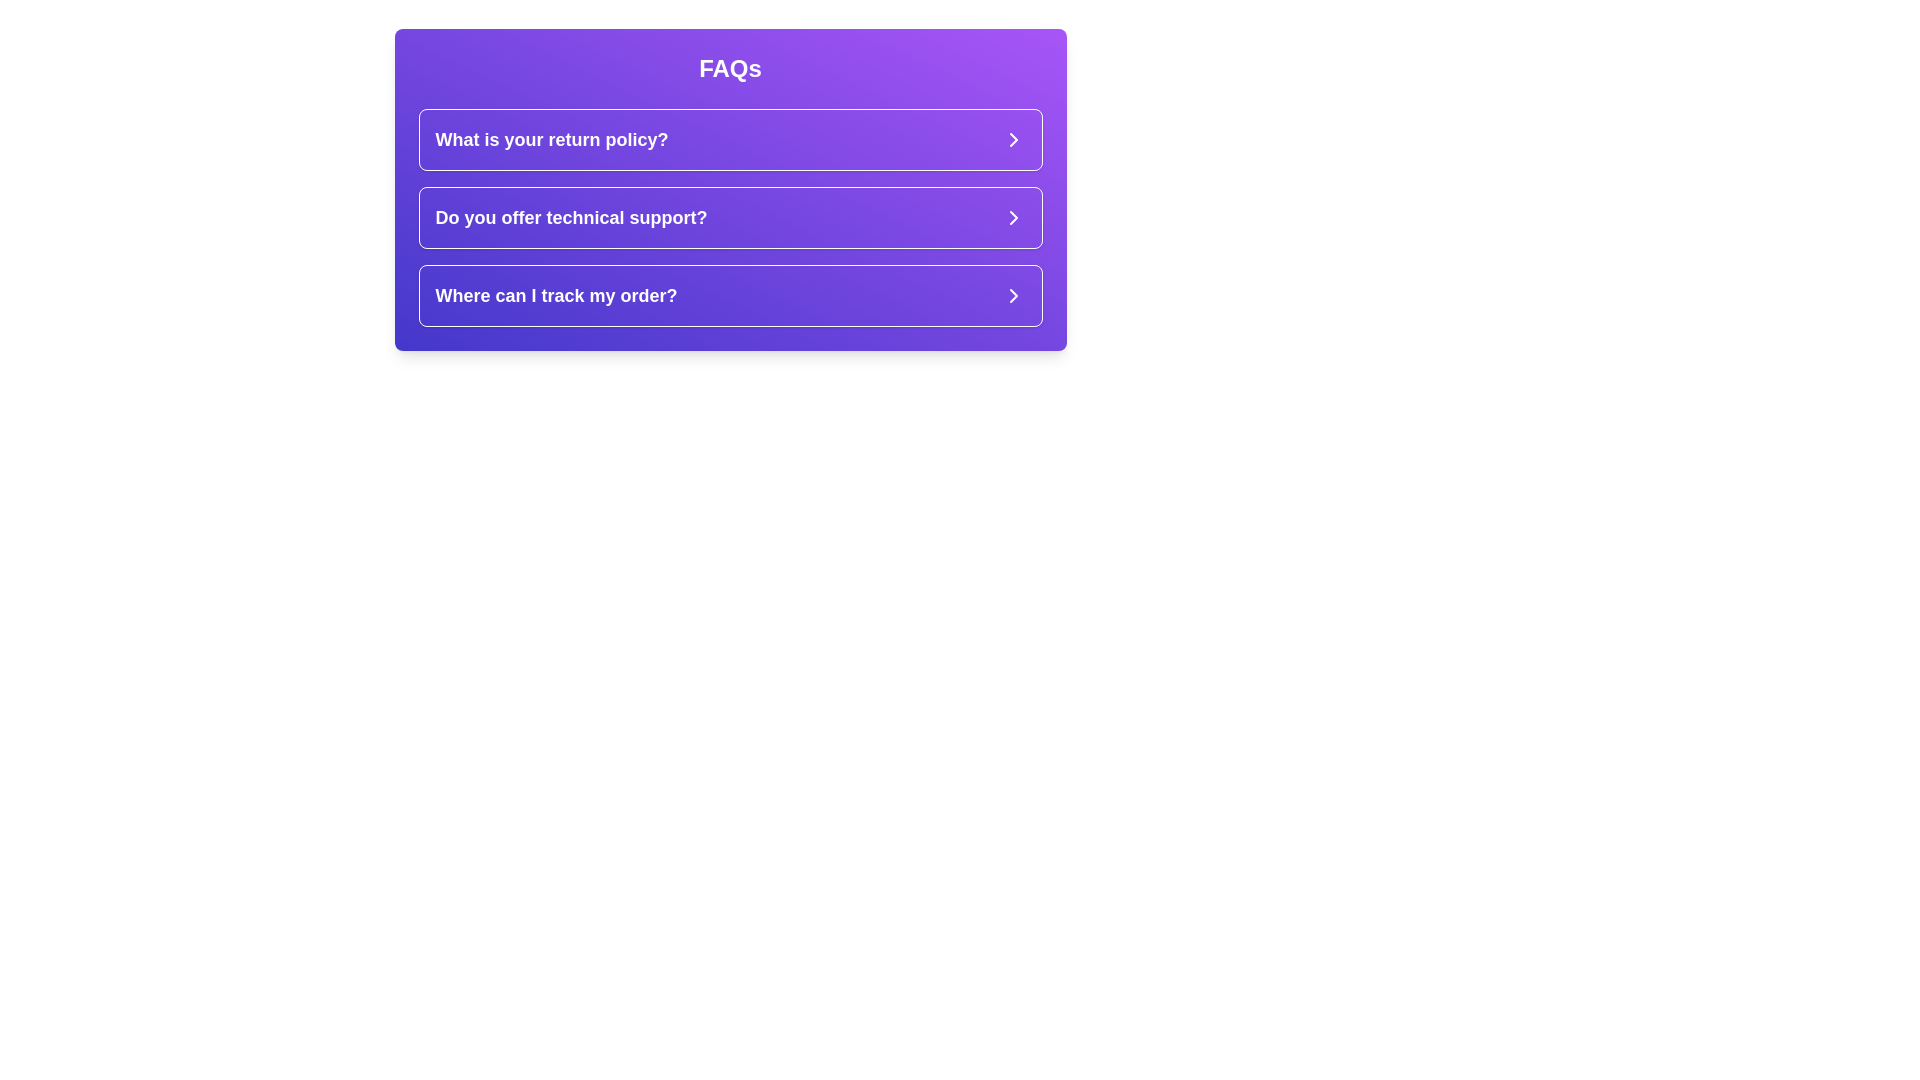 Image resolution: width=1920 pixels, height=1080 pixels. I want to click on the heading text displaying the question 'Do you offer technical support?', so click(570, 218).